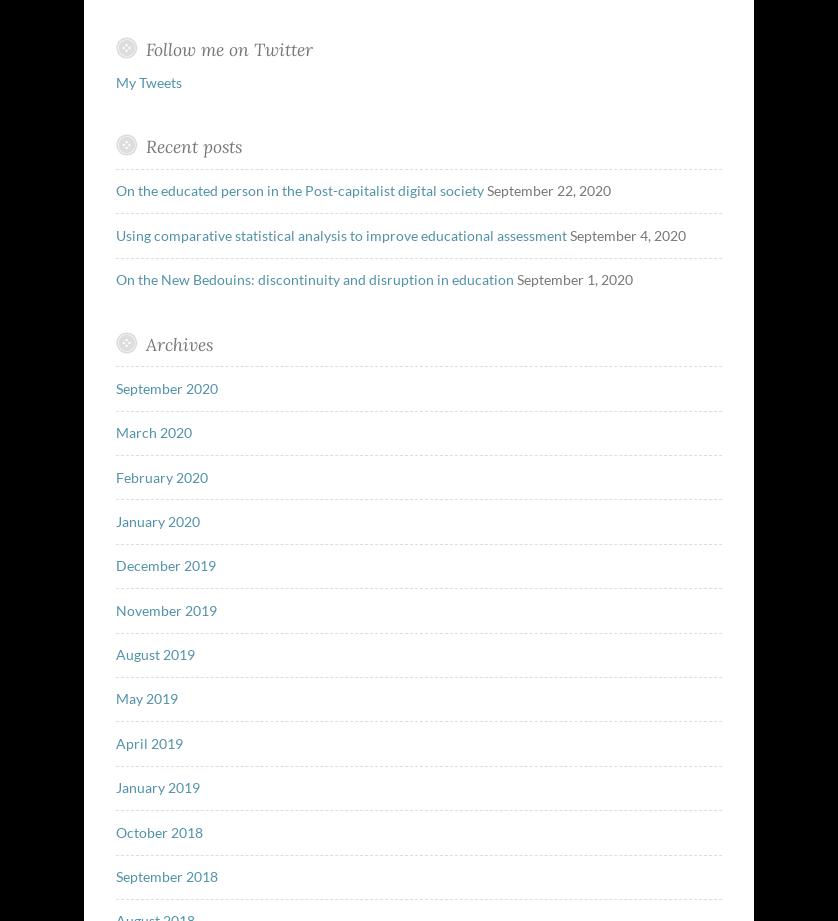 The image size is (838, 921). Describe the element at coordinates (574, 278) in the screenshot. I see `'September 1, 2020'` at that location.